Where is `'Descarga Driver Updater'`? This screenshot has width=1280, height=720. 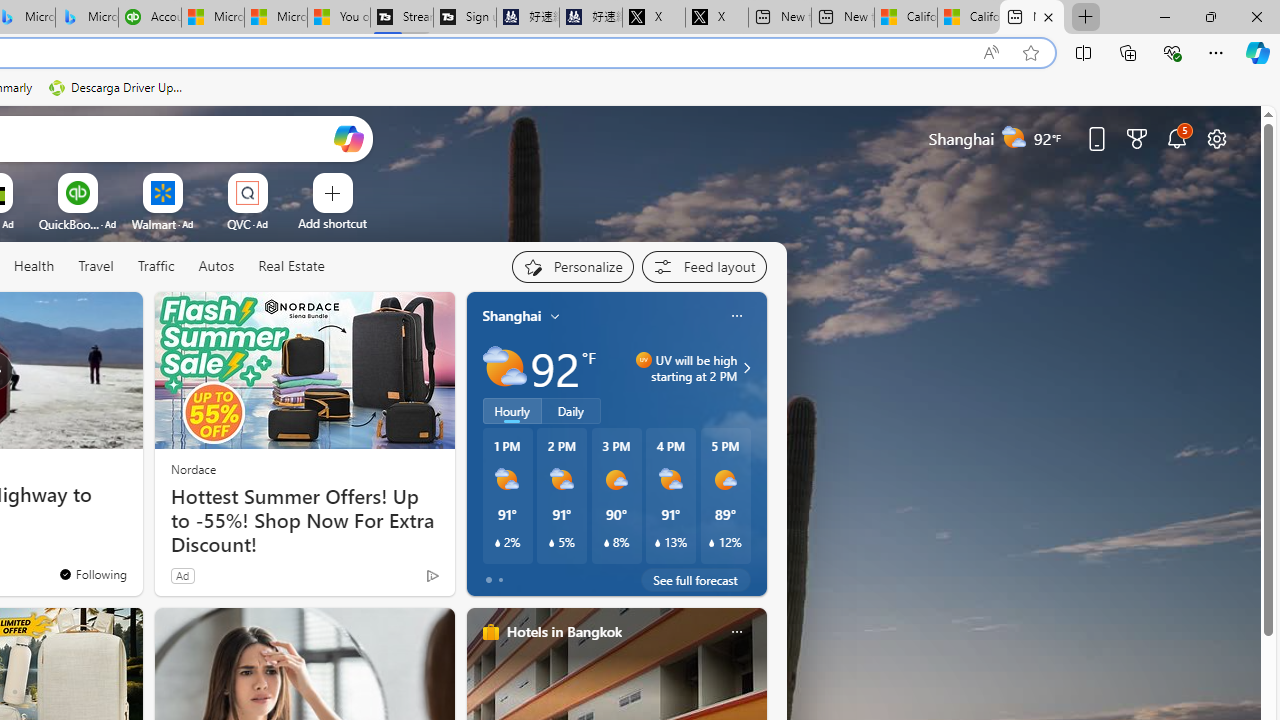
'Descarga Driver Updater' is located at coordinates (117, 87).